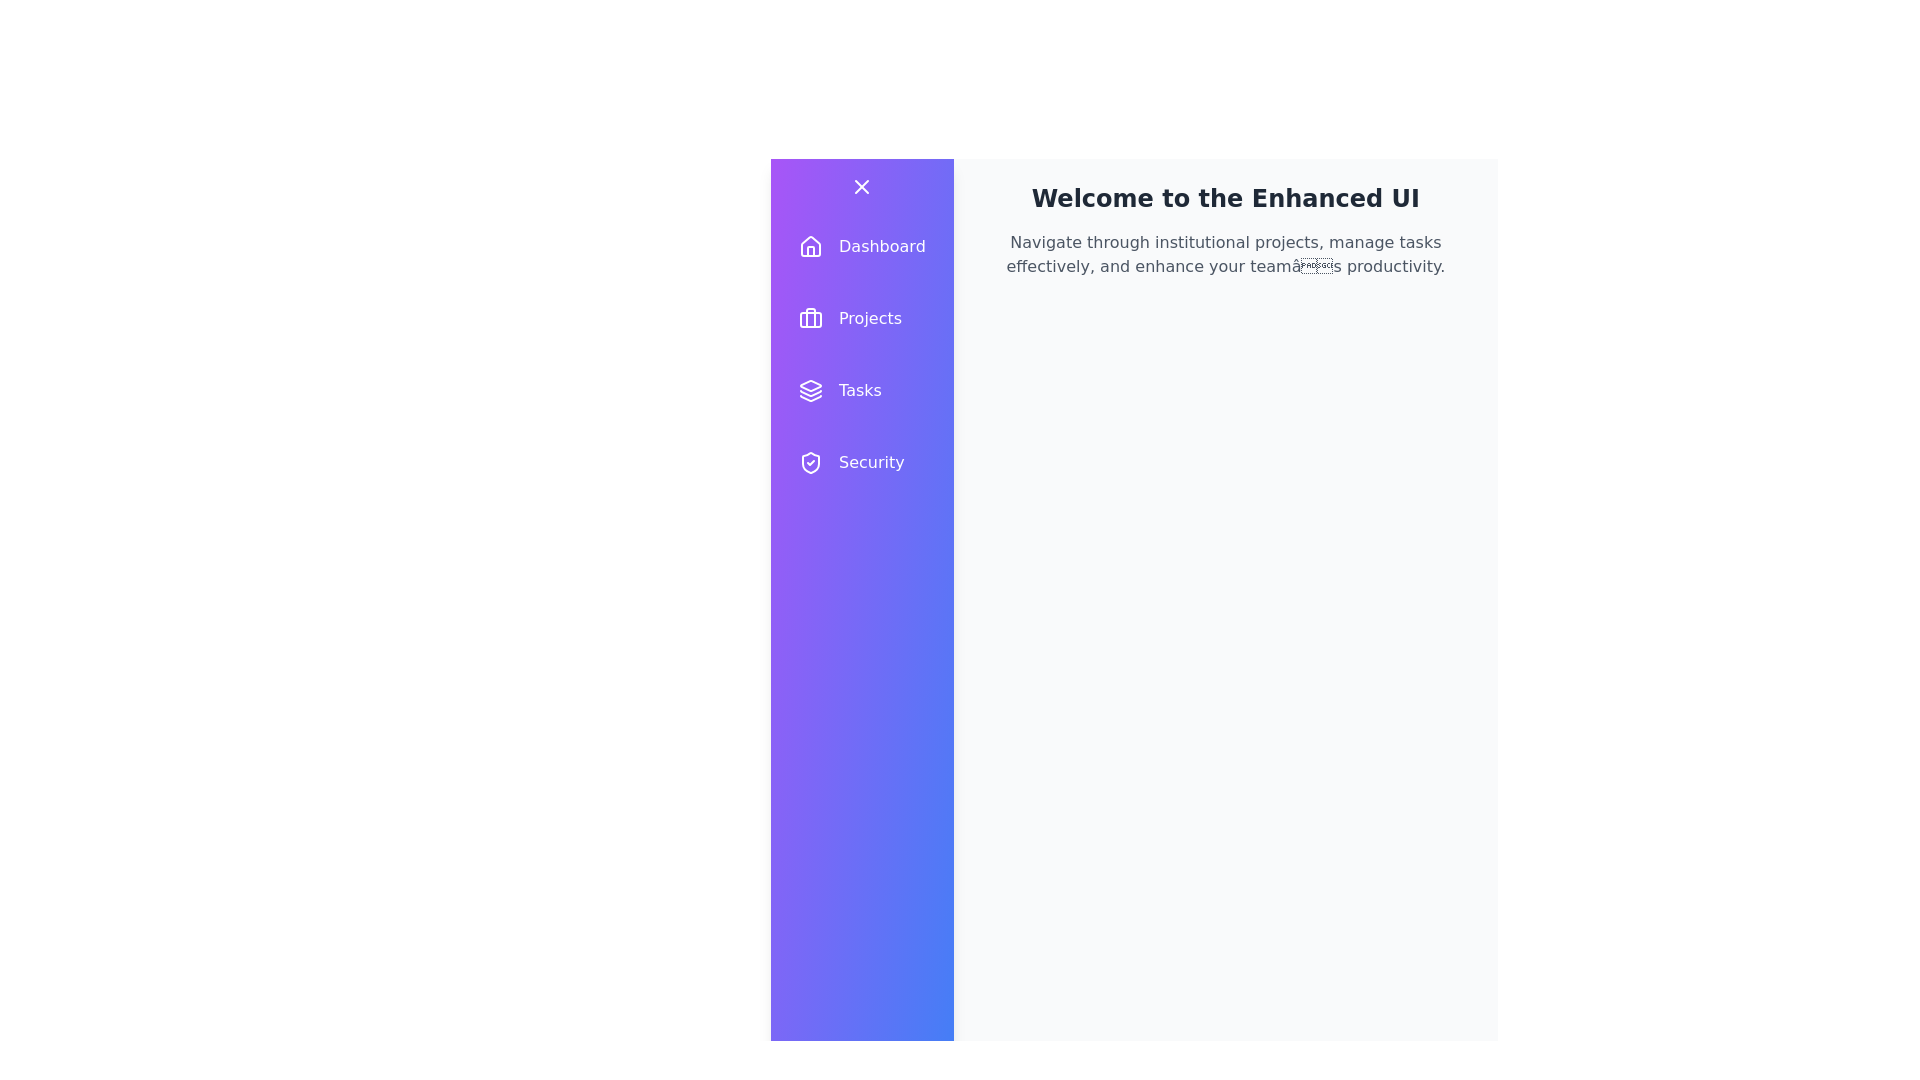  Describe the element at coordinates (811, 250) in the screenshot. I see `the small vertical line with a rounded end, resembling a house door, located within the house icon on the sidebar` at that location.